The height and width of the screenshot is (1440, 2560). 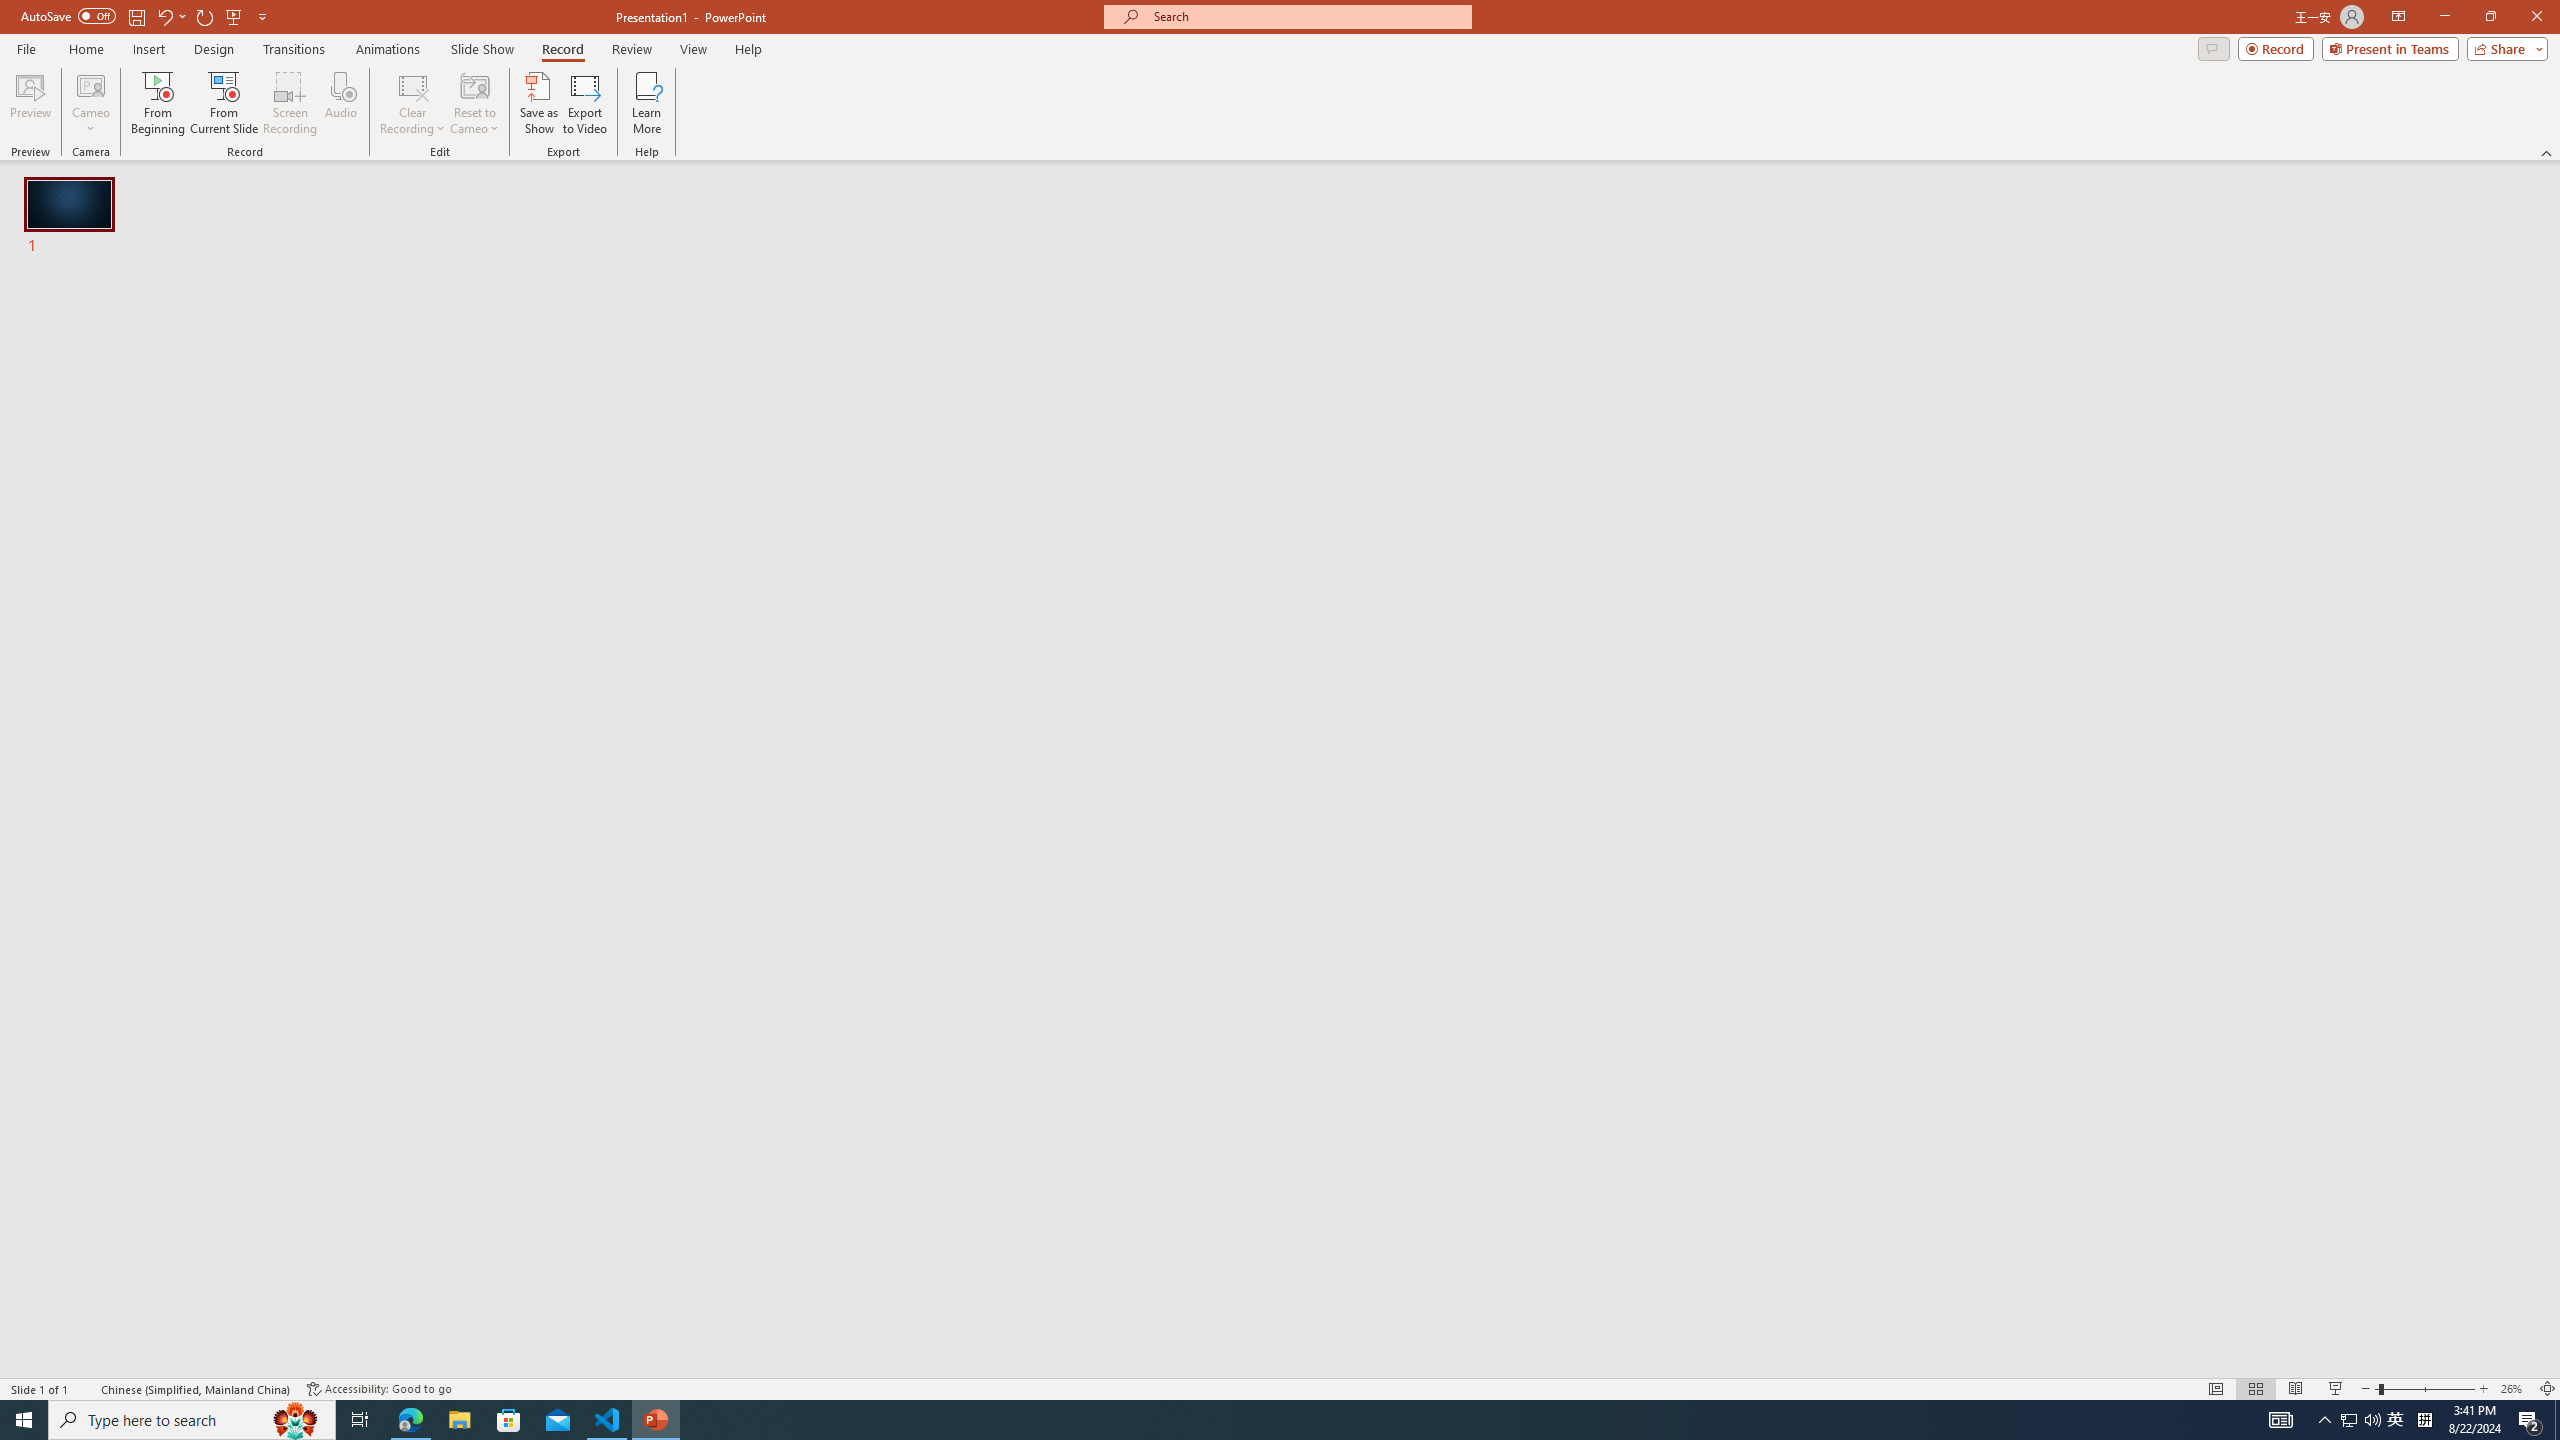 What do you see at coordinates (69, 15) in the screenshot?
I see `'AutoSave'` at bounding box center [69, 15].